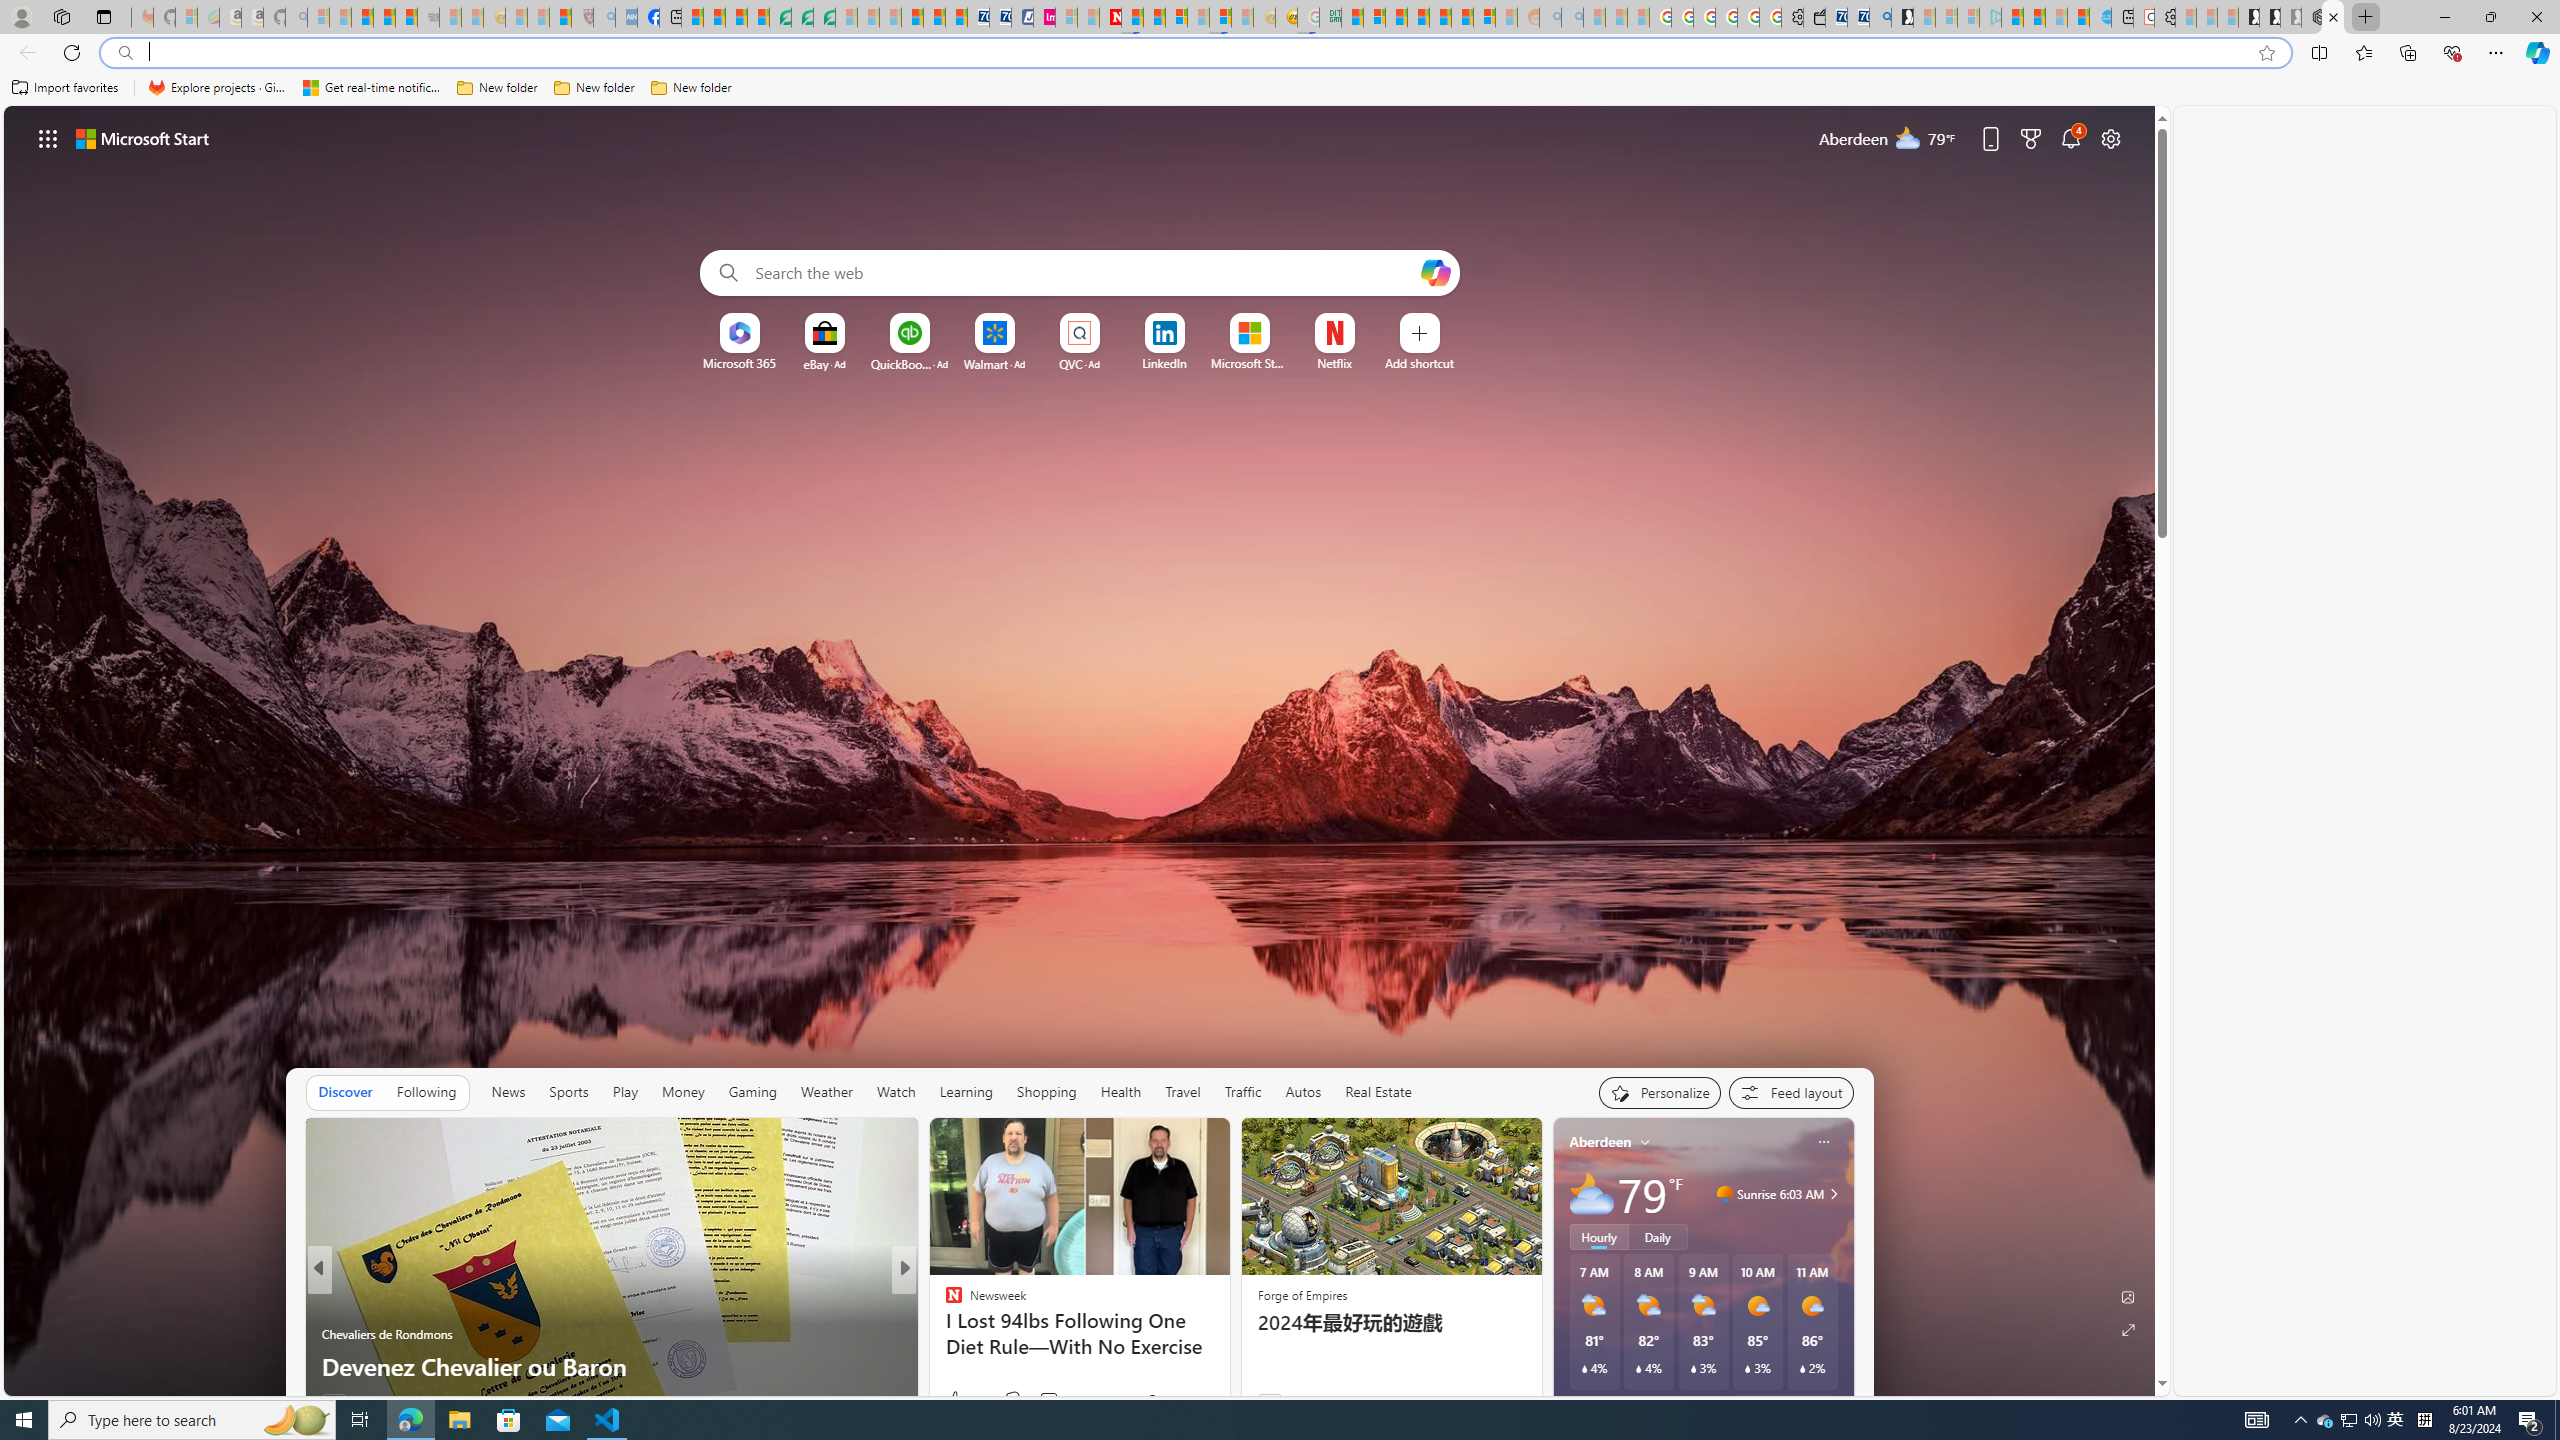 The image size is (2560, 1440). What do you see at coordinates (2055, 16) in the screenshot?
I see `'Microsoft Start - Sleeping'` at bounding box center [2055, 16].